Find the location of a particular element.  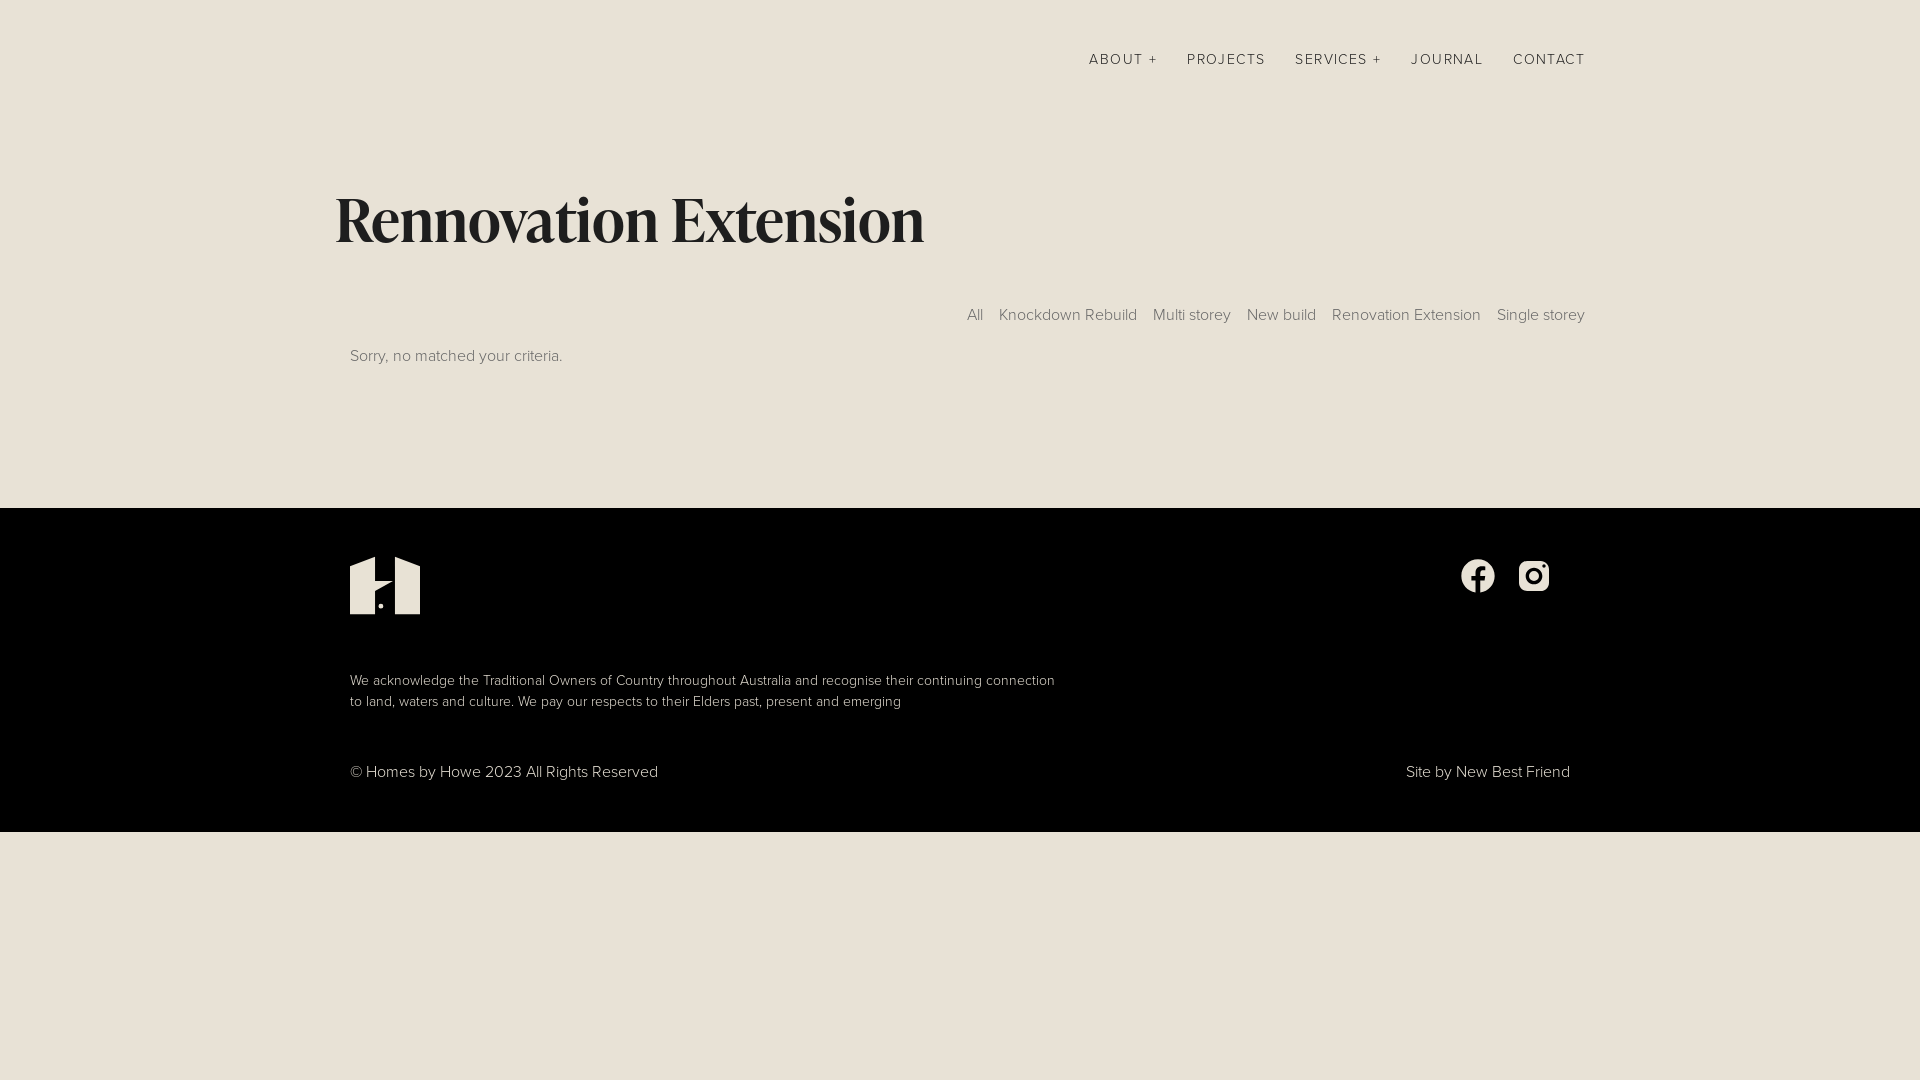

'SERVICES' is located at coordinates (1338, 59).